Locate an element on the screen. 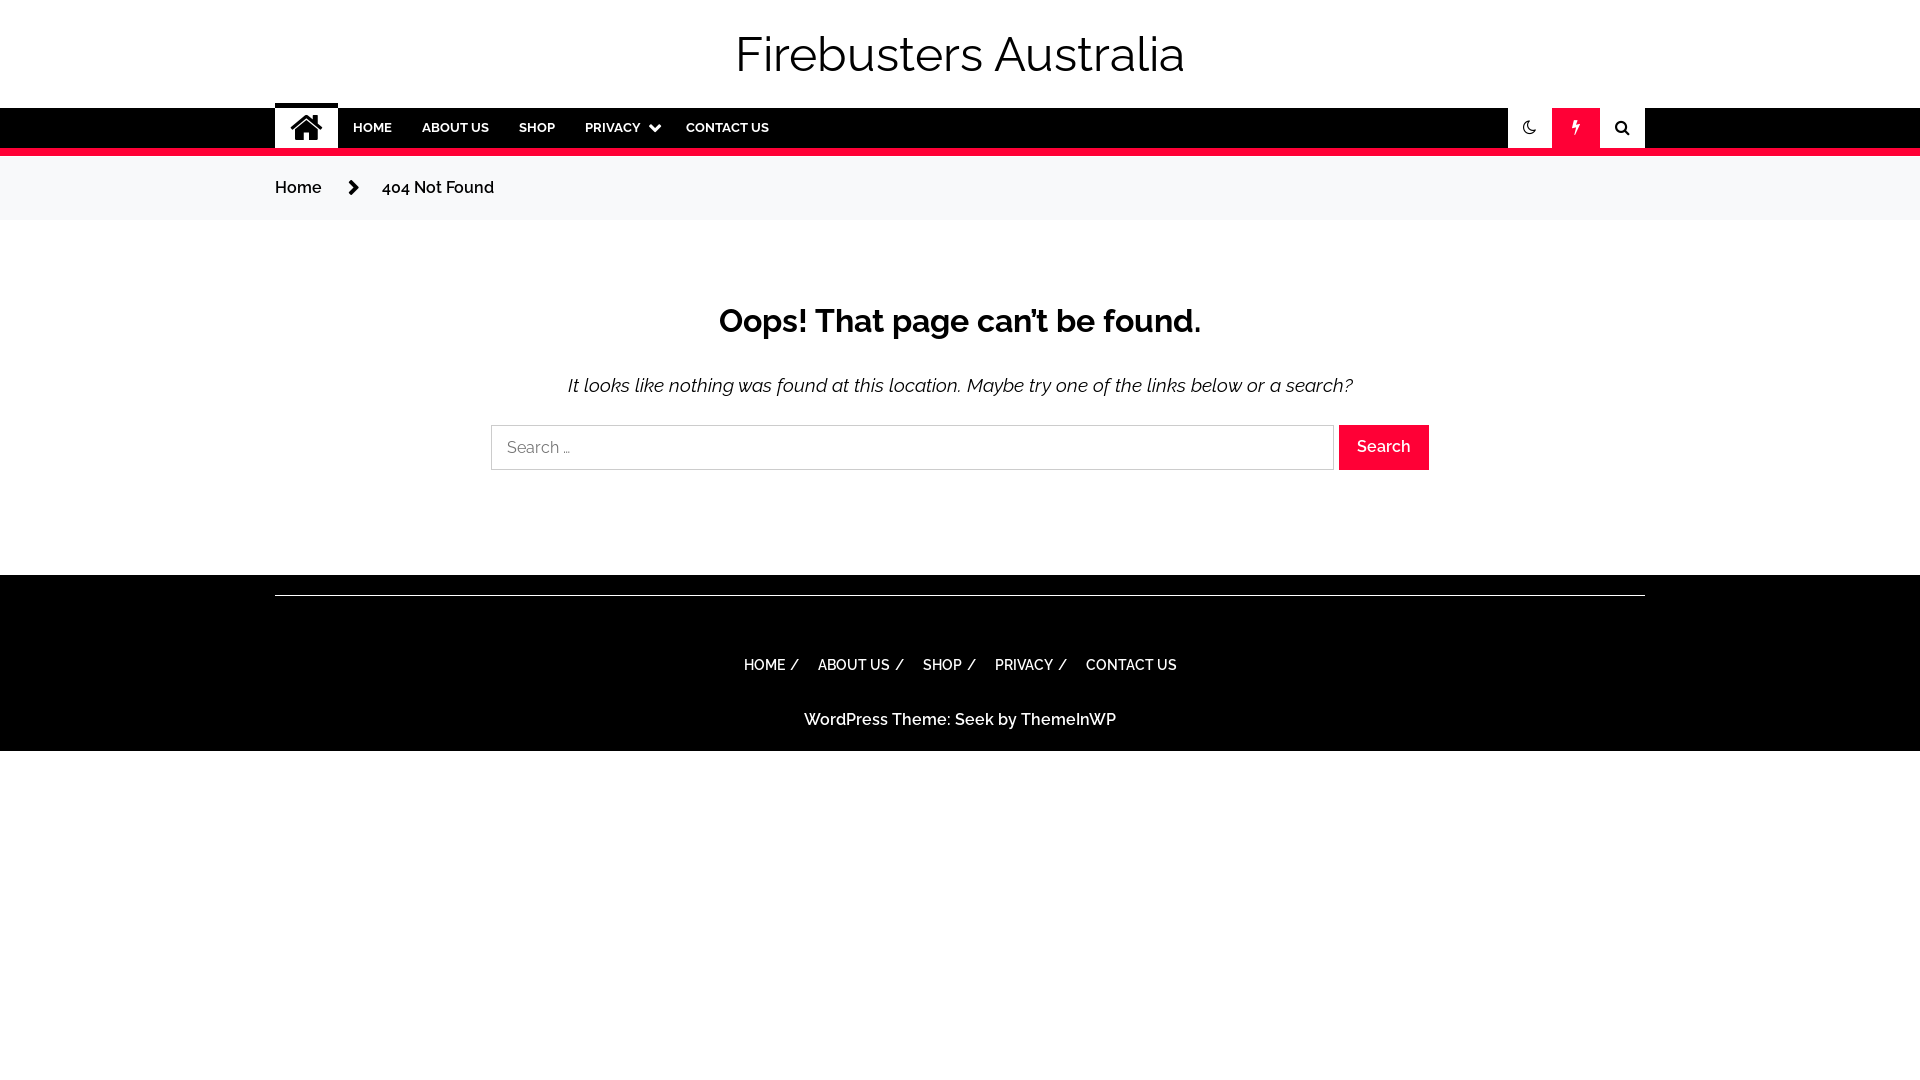 The image size is (1920, 1080). 'Search' is located at coordinates (1339, 446).